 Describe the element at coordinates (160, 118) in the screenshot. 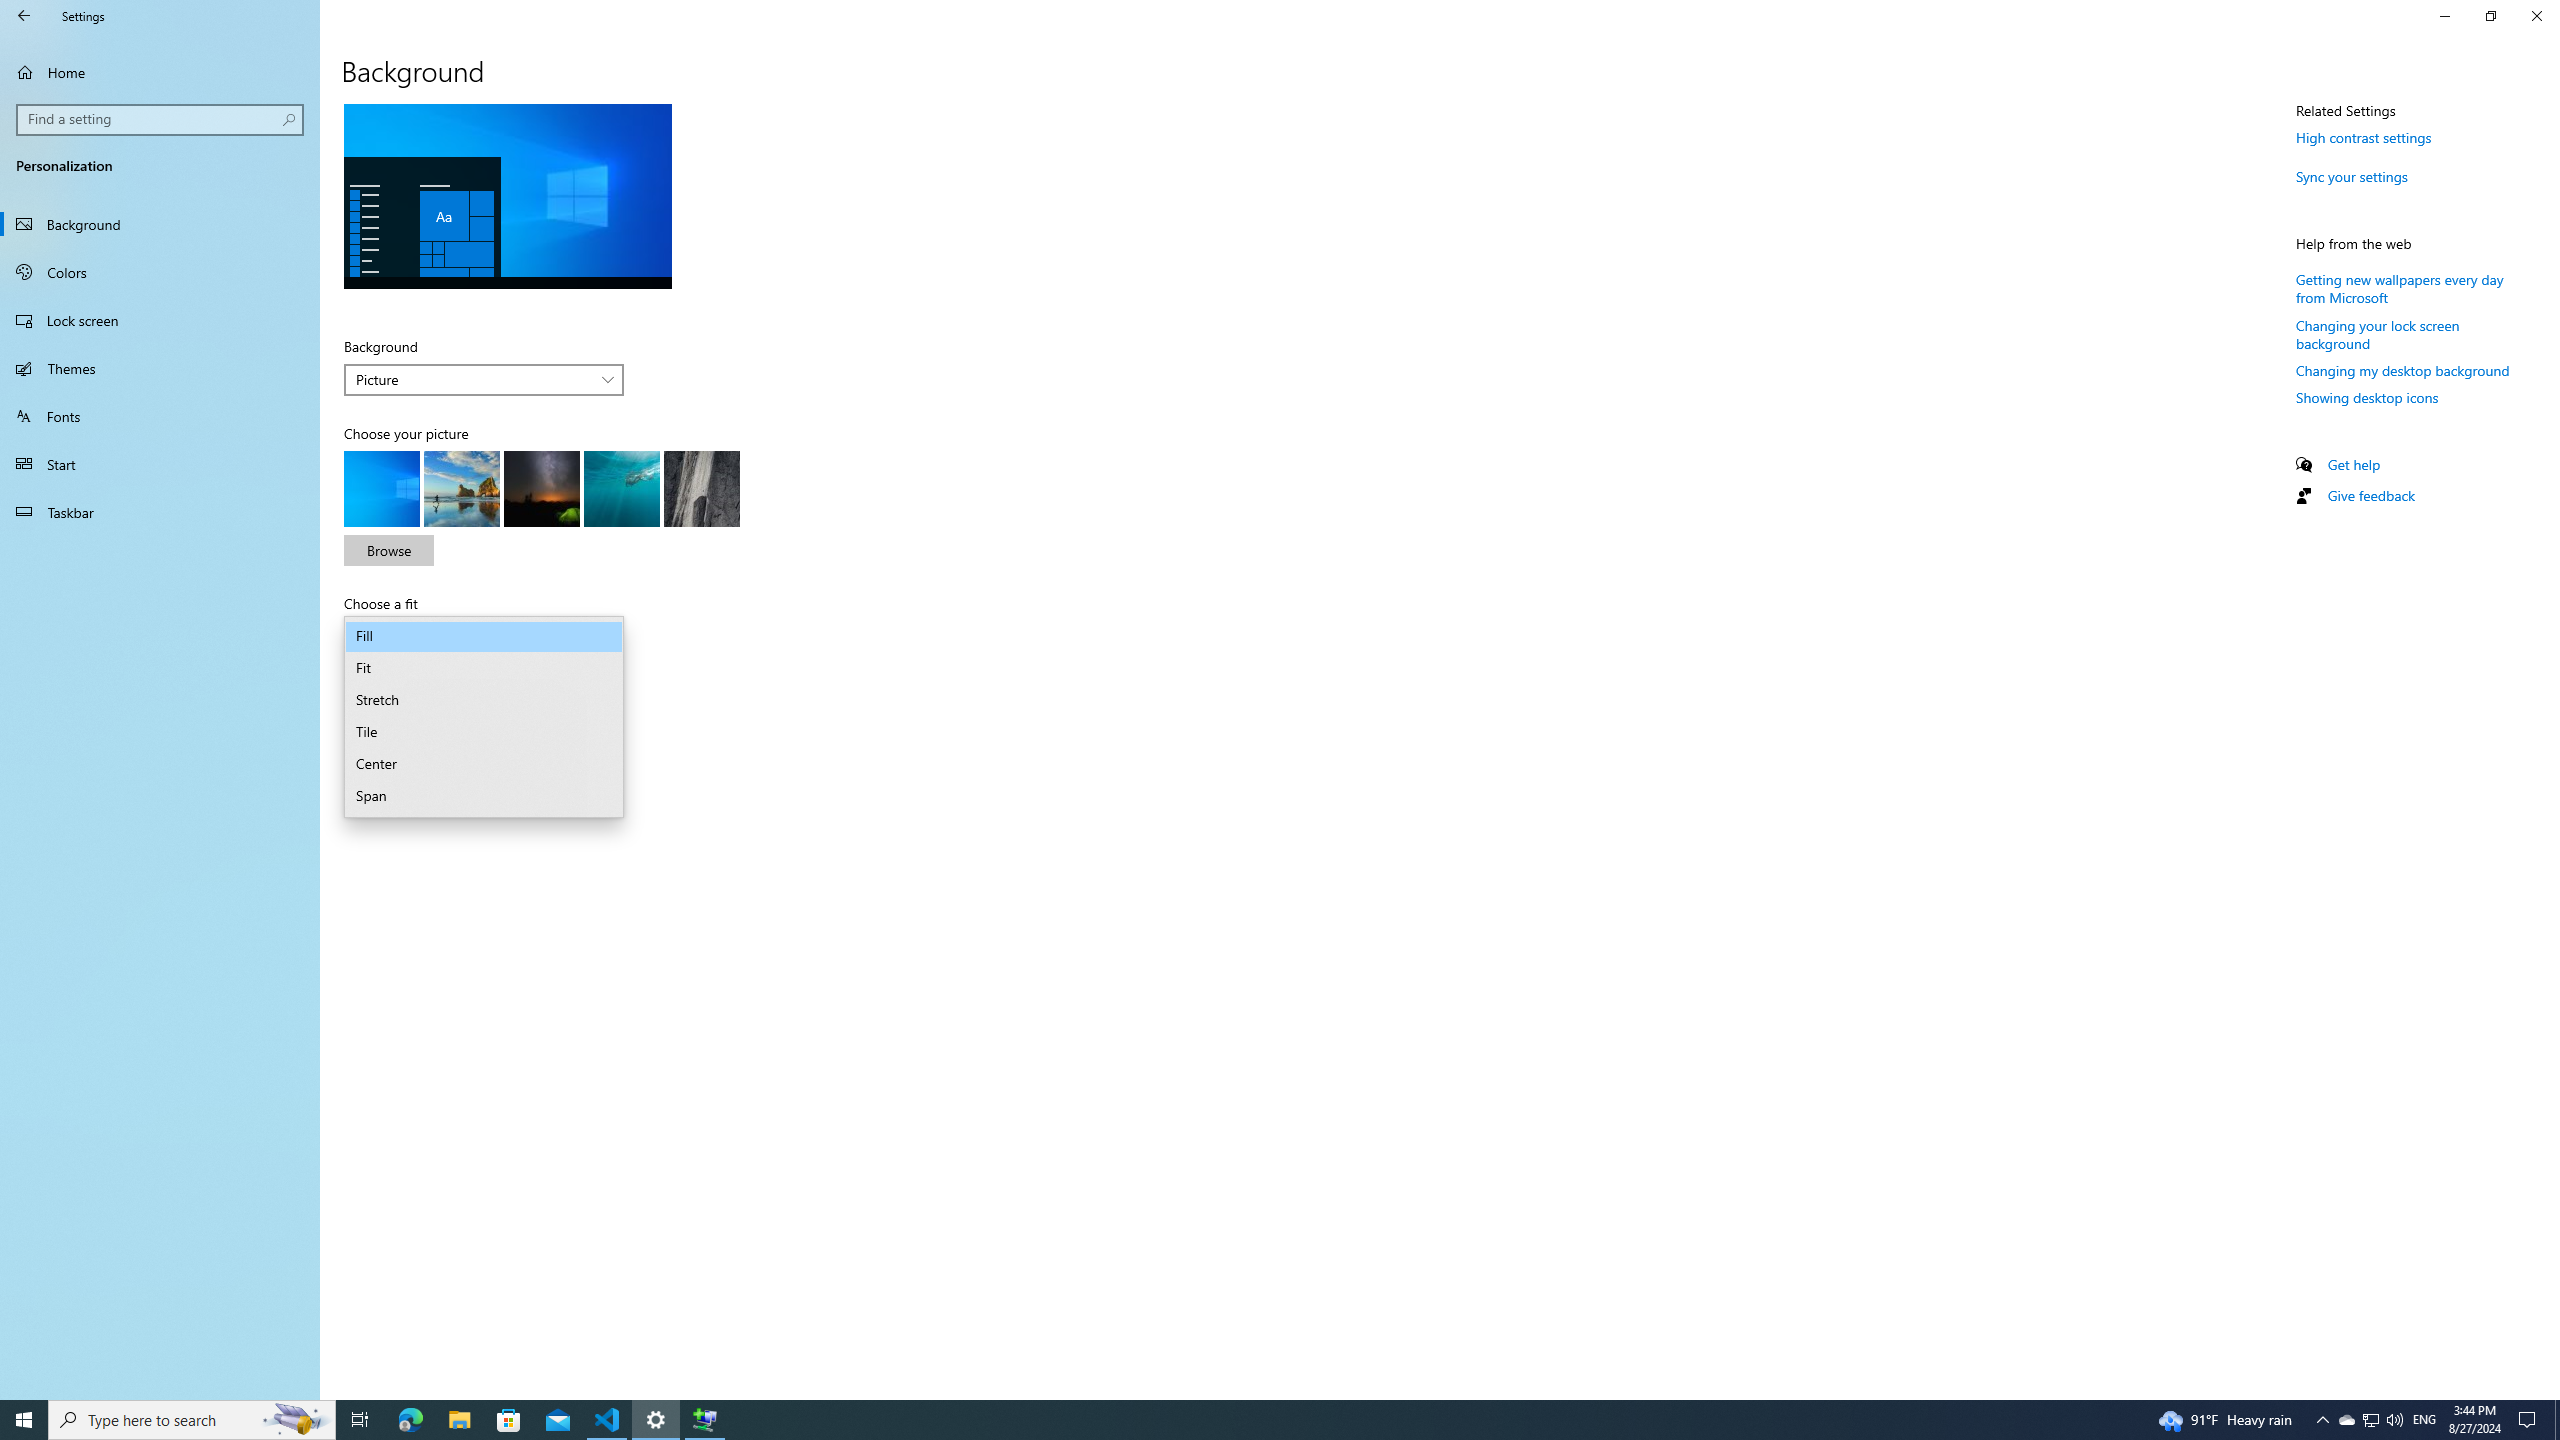

I see `'Search box, Find a setting'` at that location.